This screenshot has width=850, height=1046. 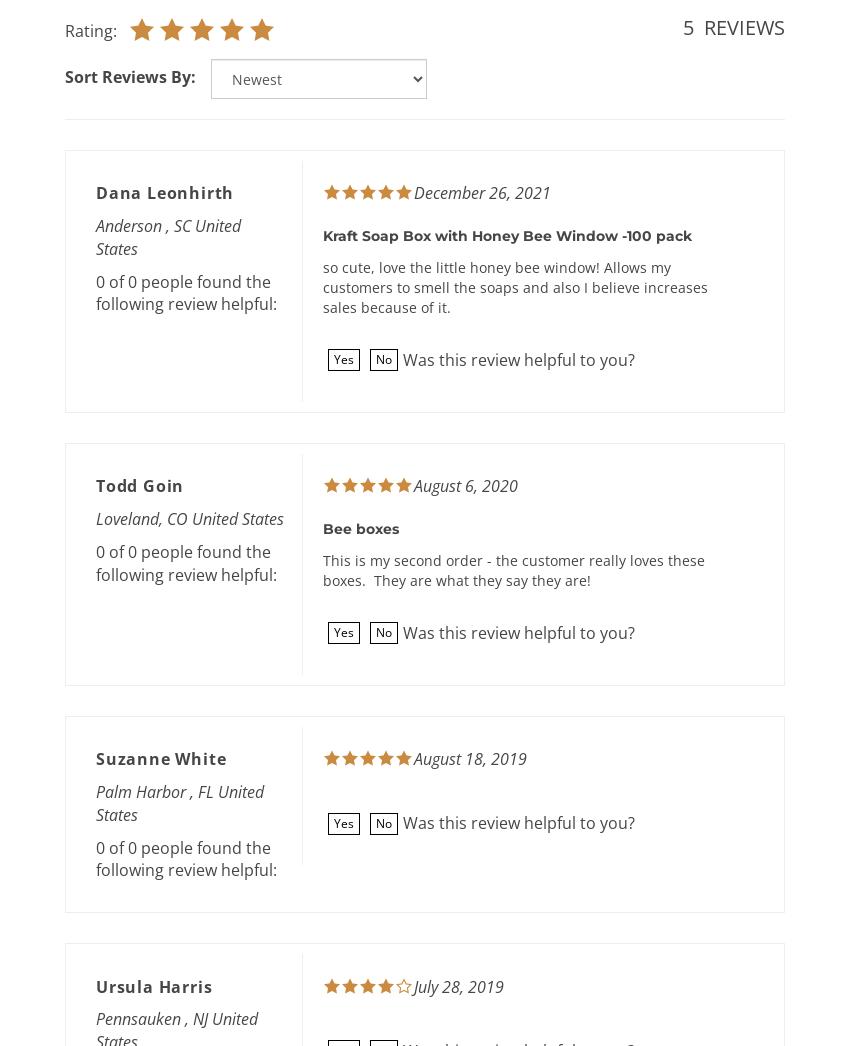 I want to click on 'Todd Goin', so click(x=139, y=485).